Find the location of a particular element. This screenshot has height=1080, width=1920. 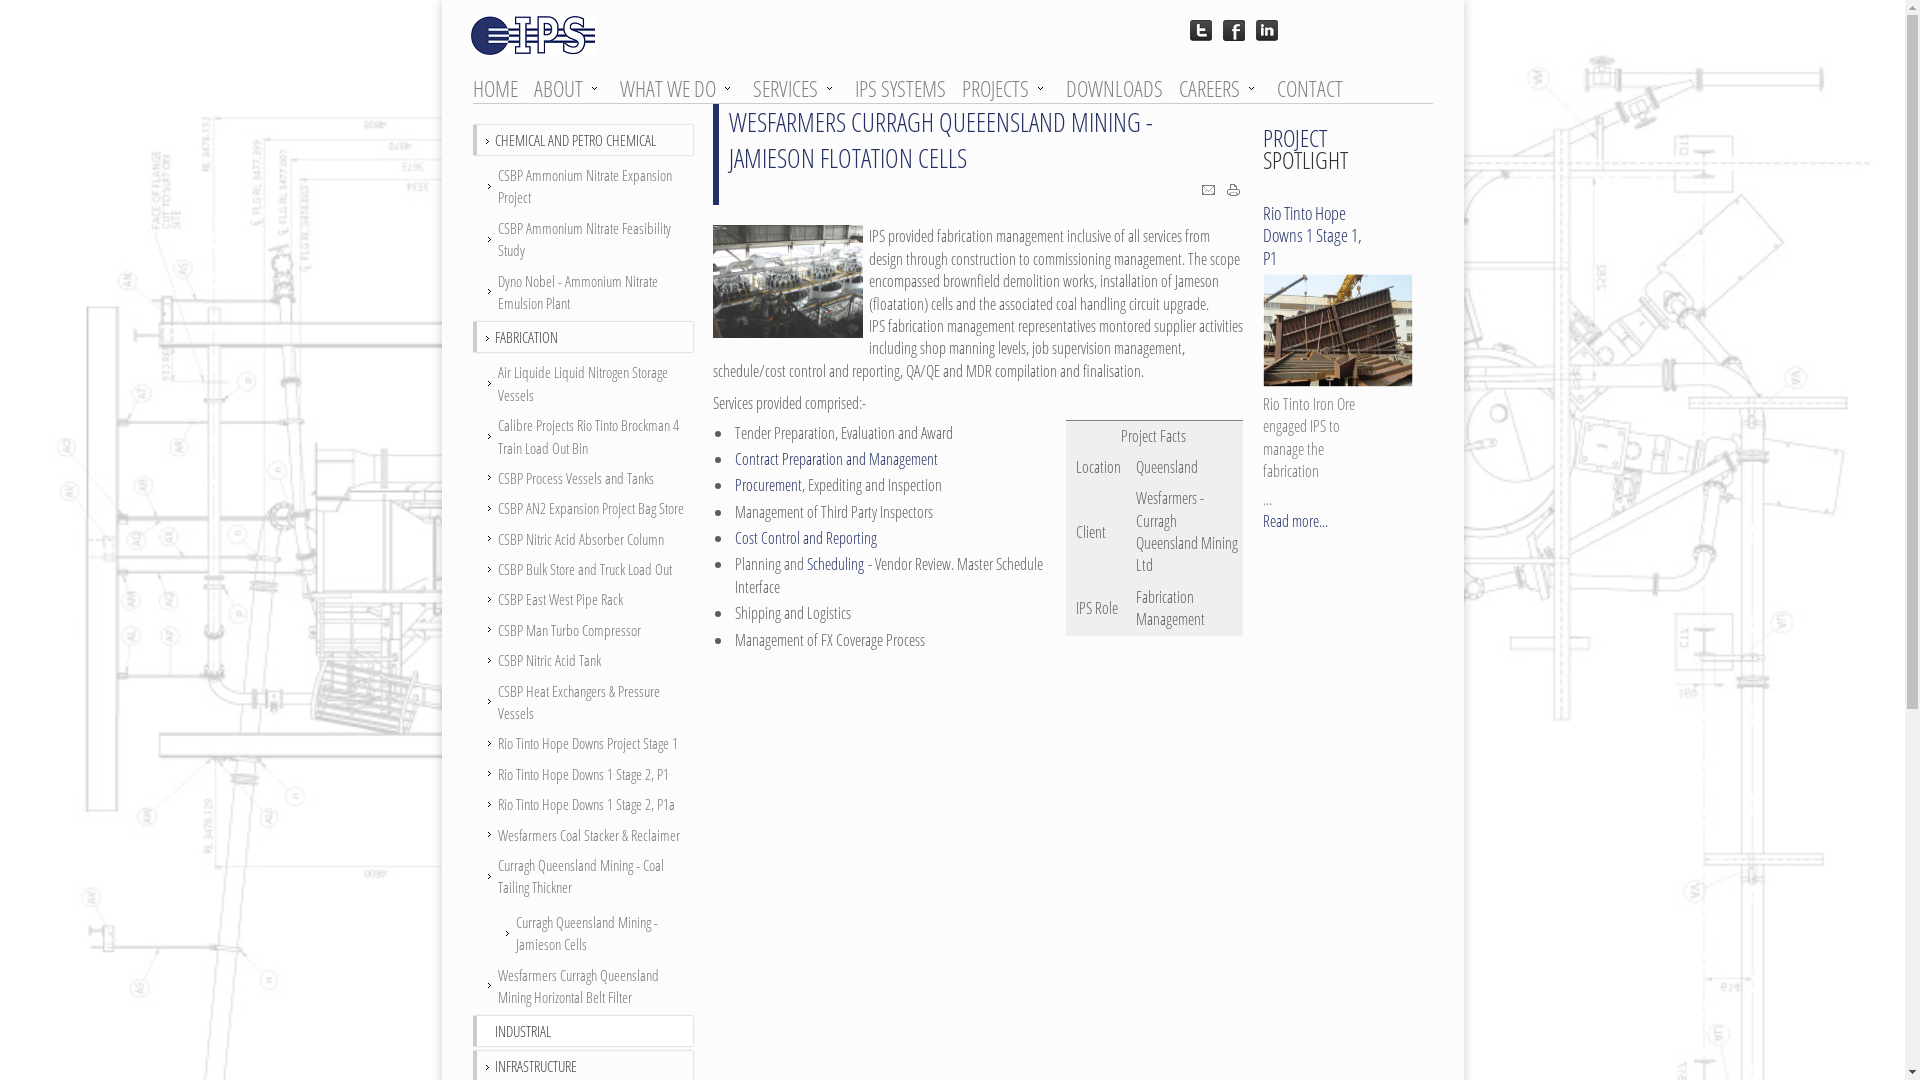

'Scheduling' is located at coordinates (834, 563).